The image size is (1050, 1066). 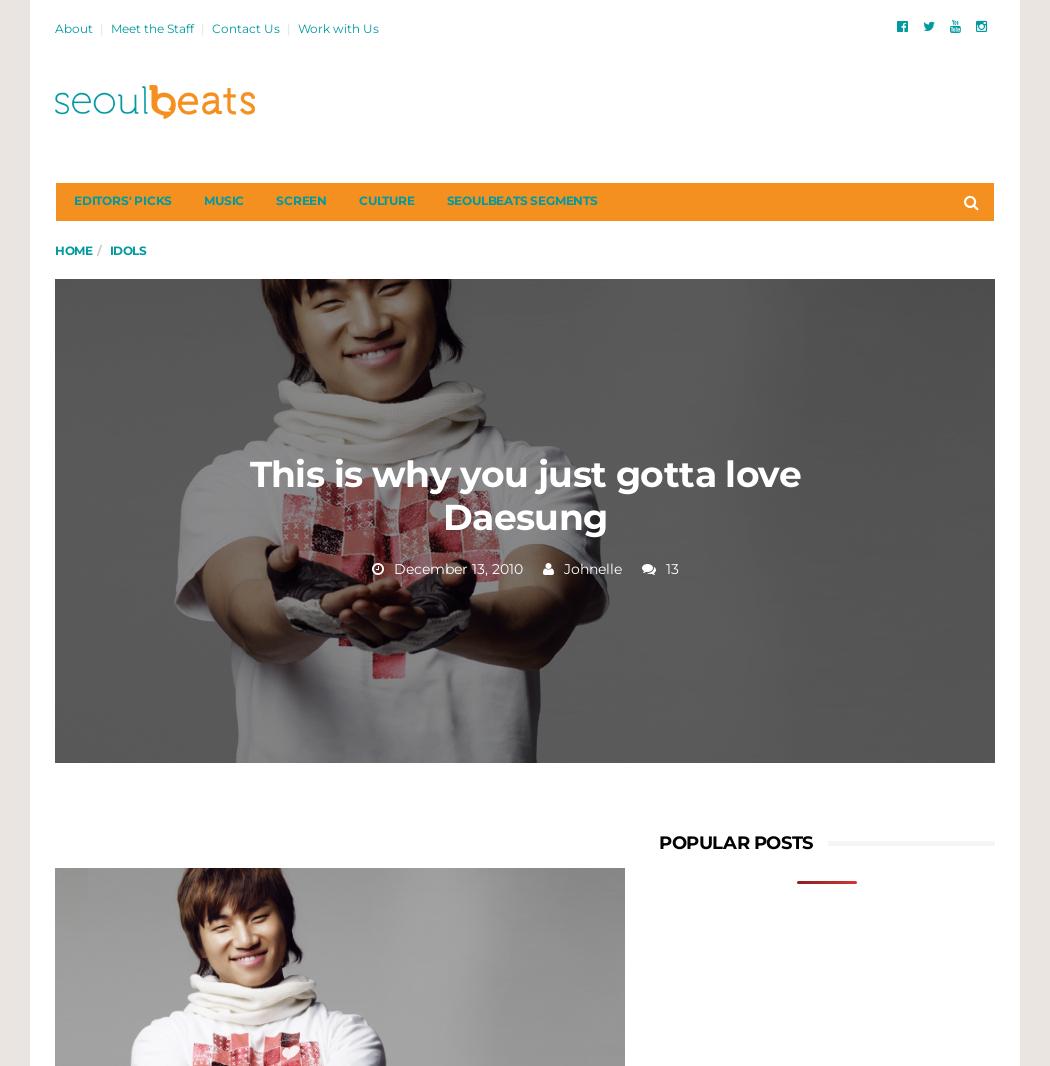 I want to click on 'My Lovely Liar: A Sweet Mix of Romance and Murder Mystery', so click(x=76, y=426).